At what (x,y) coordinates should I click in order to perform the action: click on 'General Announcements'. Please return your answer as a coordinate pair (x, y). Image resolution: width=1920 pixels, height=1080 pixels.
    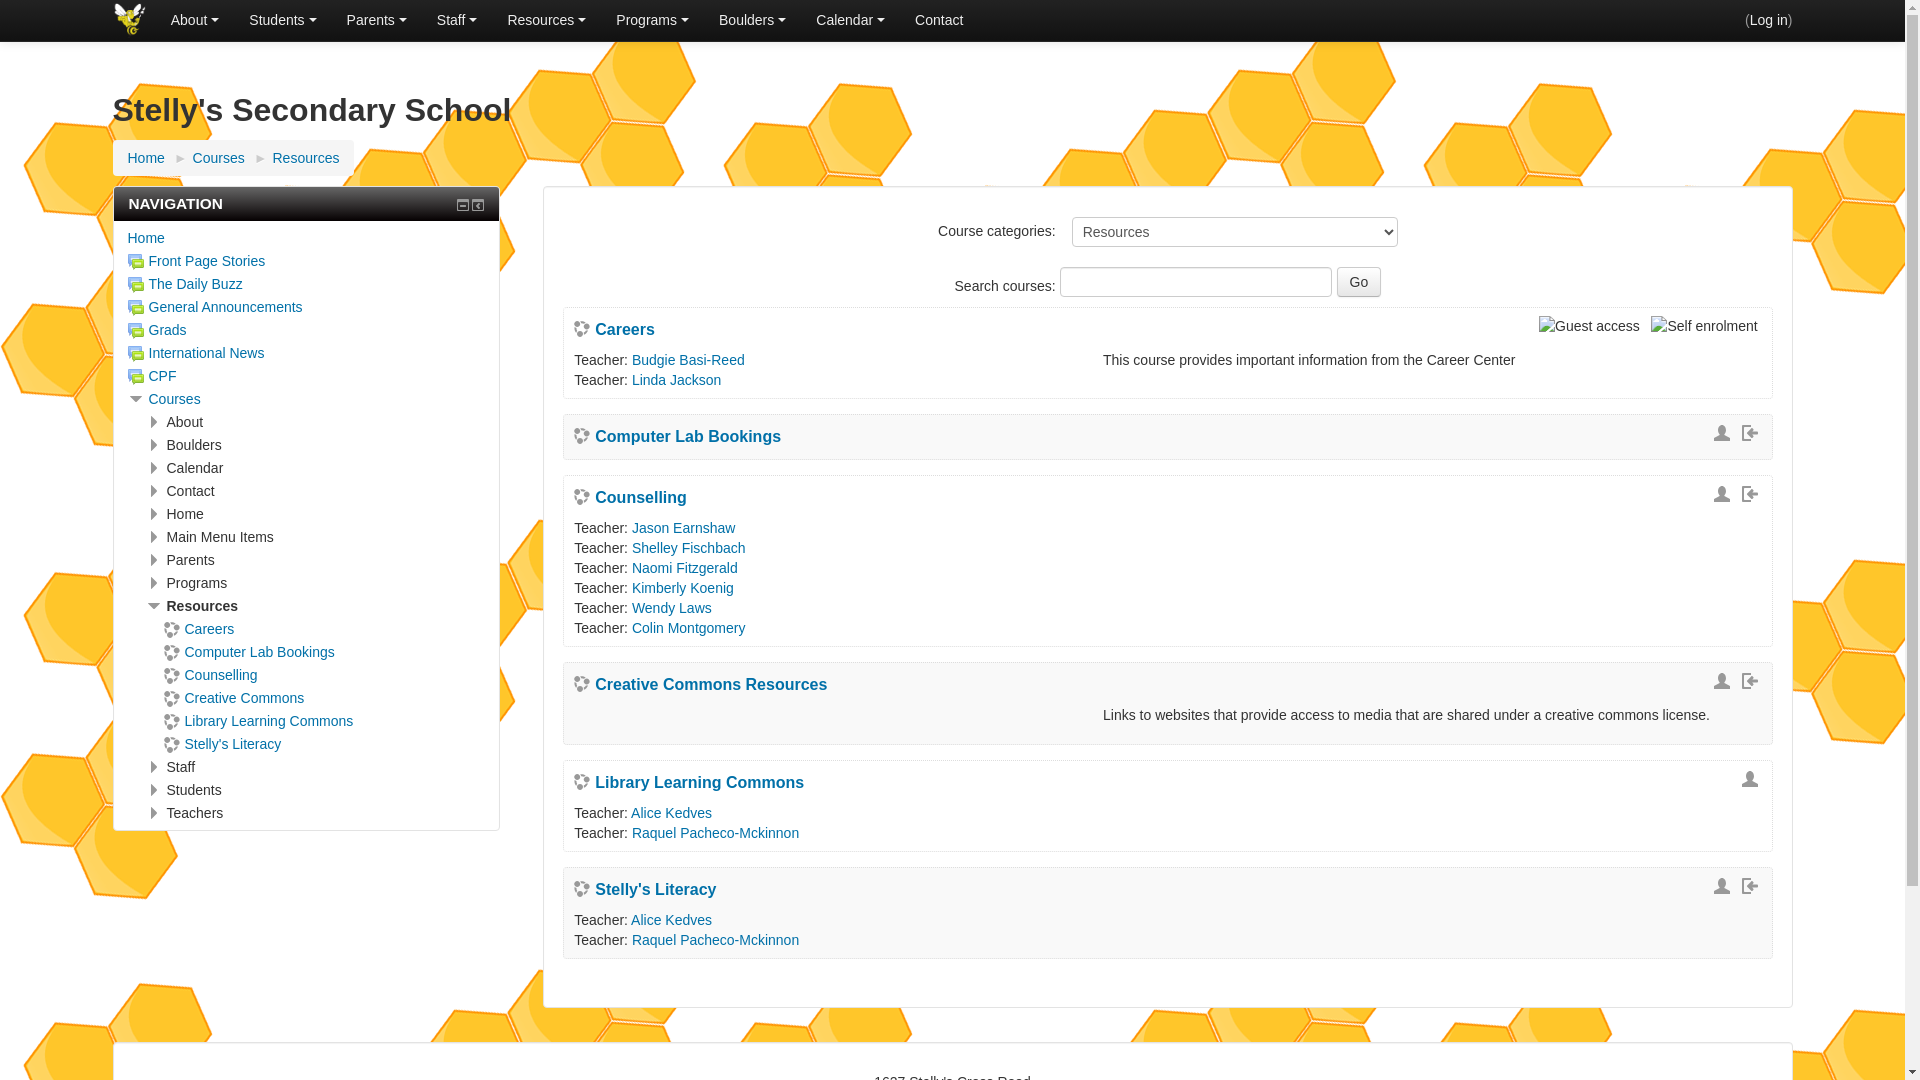
    Looking at the image, I should click on (127, 307).